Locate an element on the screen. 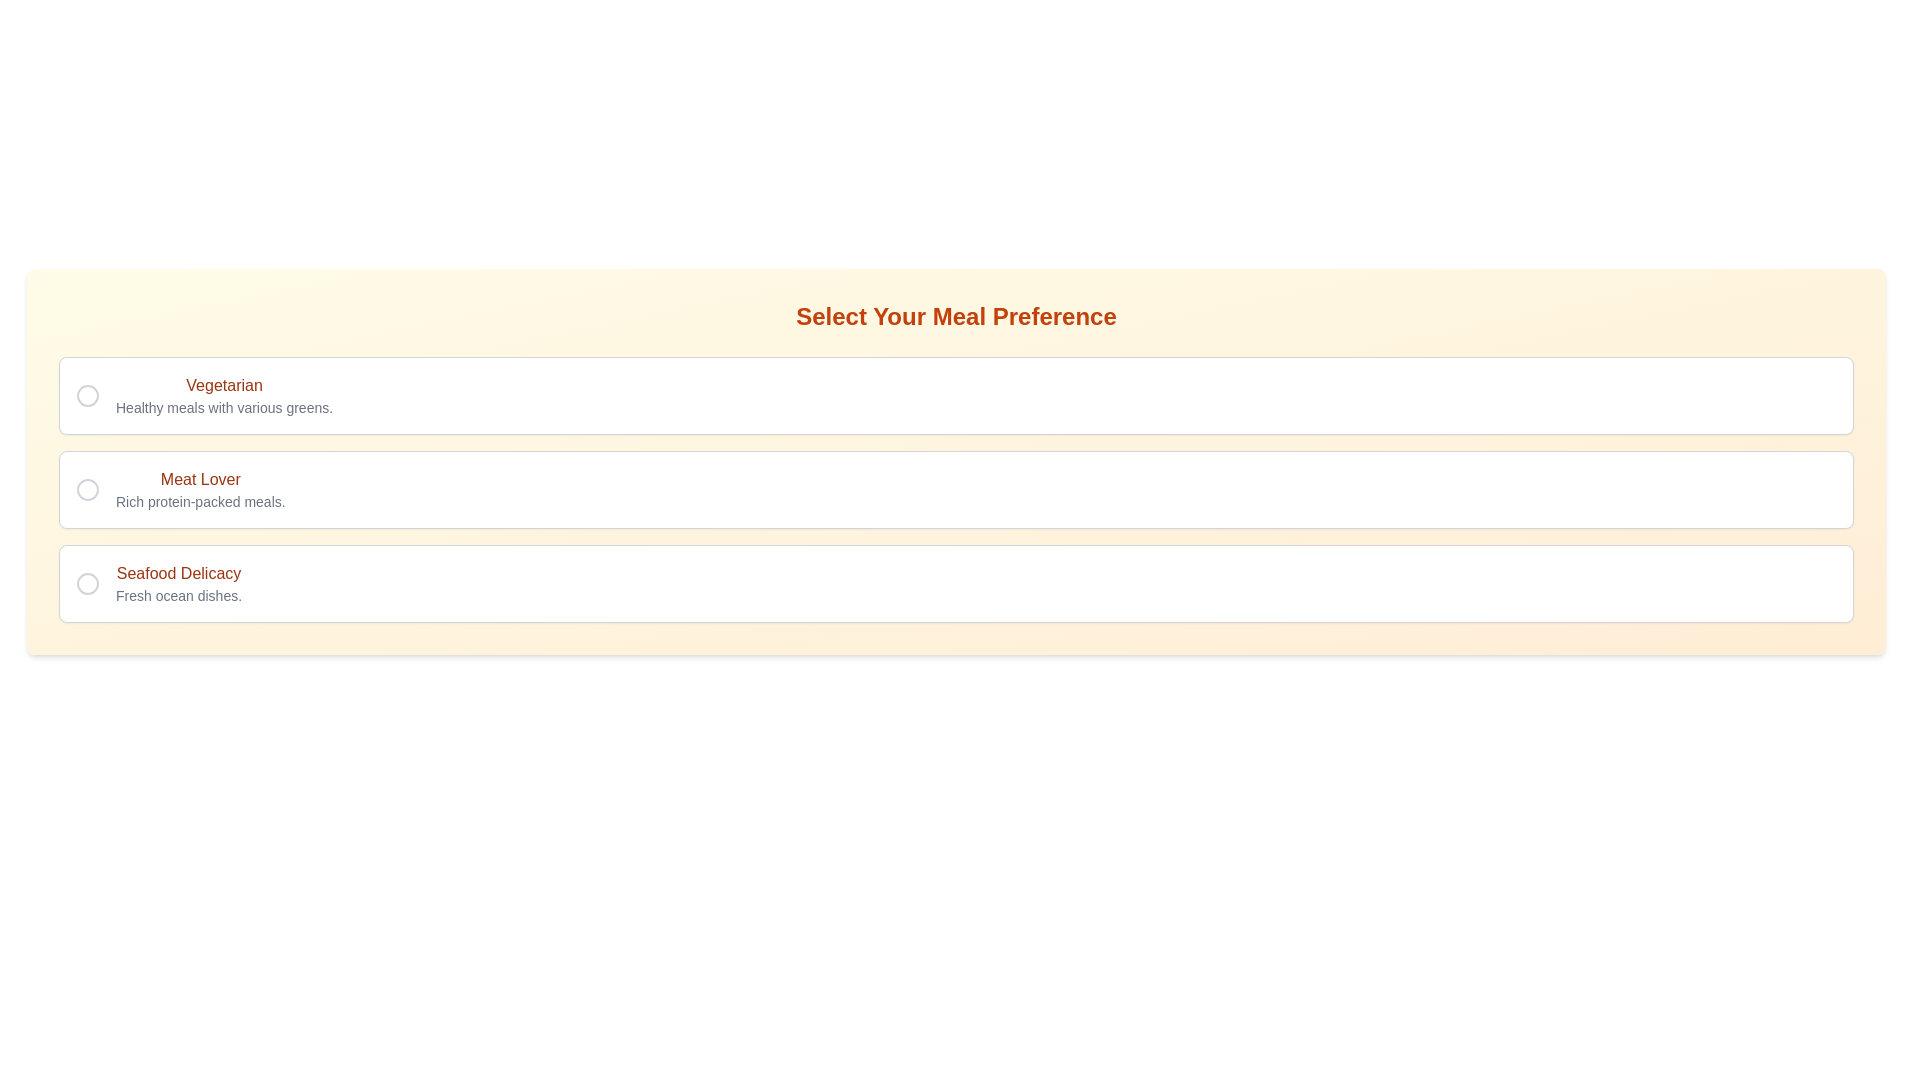 Image resolution: width=1920 pixels, height=1080 pixels. the text label component providing additional context for the title 'Seafood Delicacy', which describes 'Fresh ocean dishes.' is located at coordinates (178, 595).